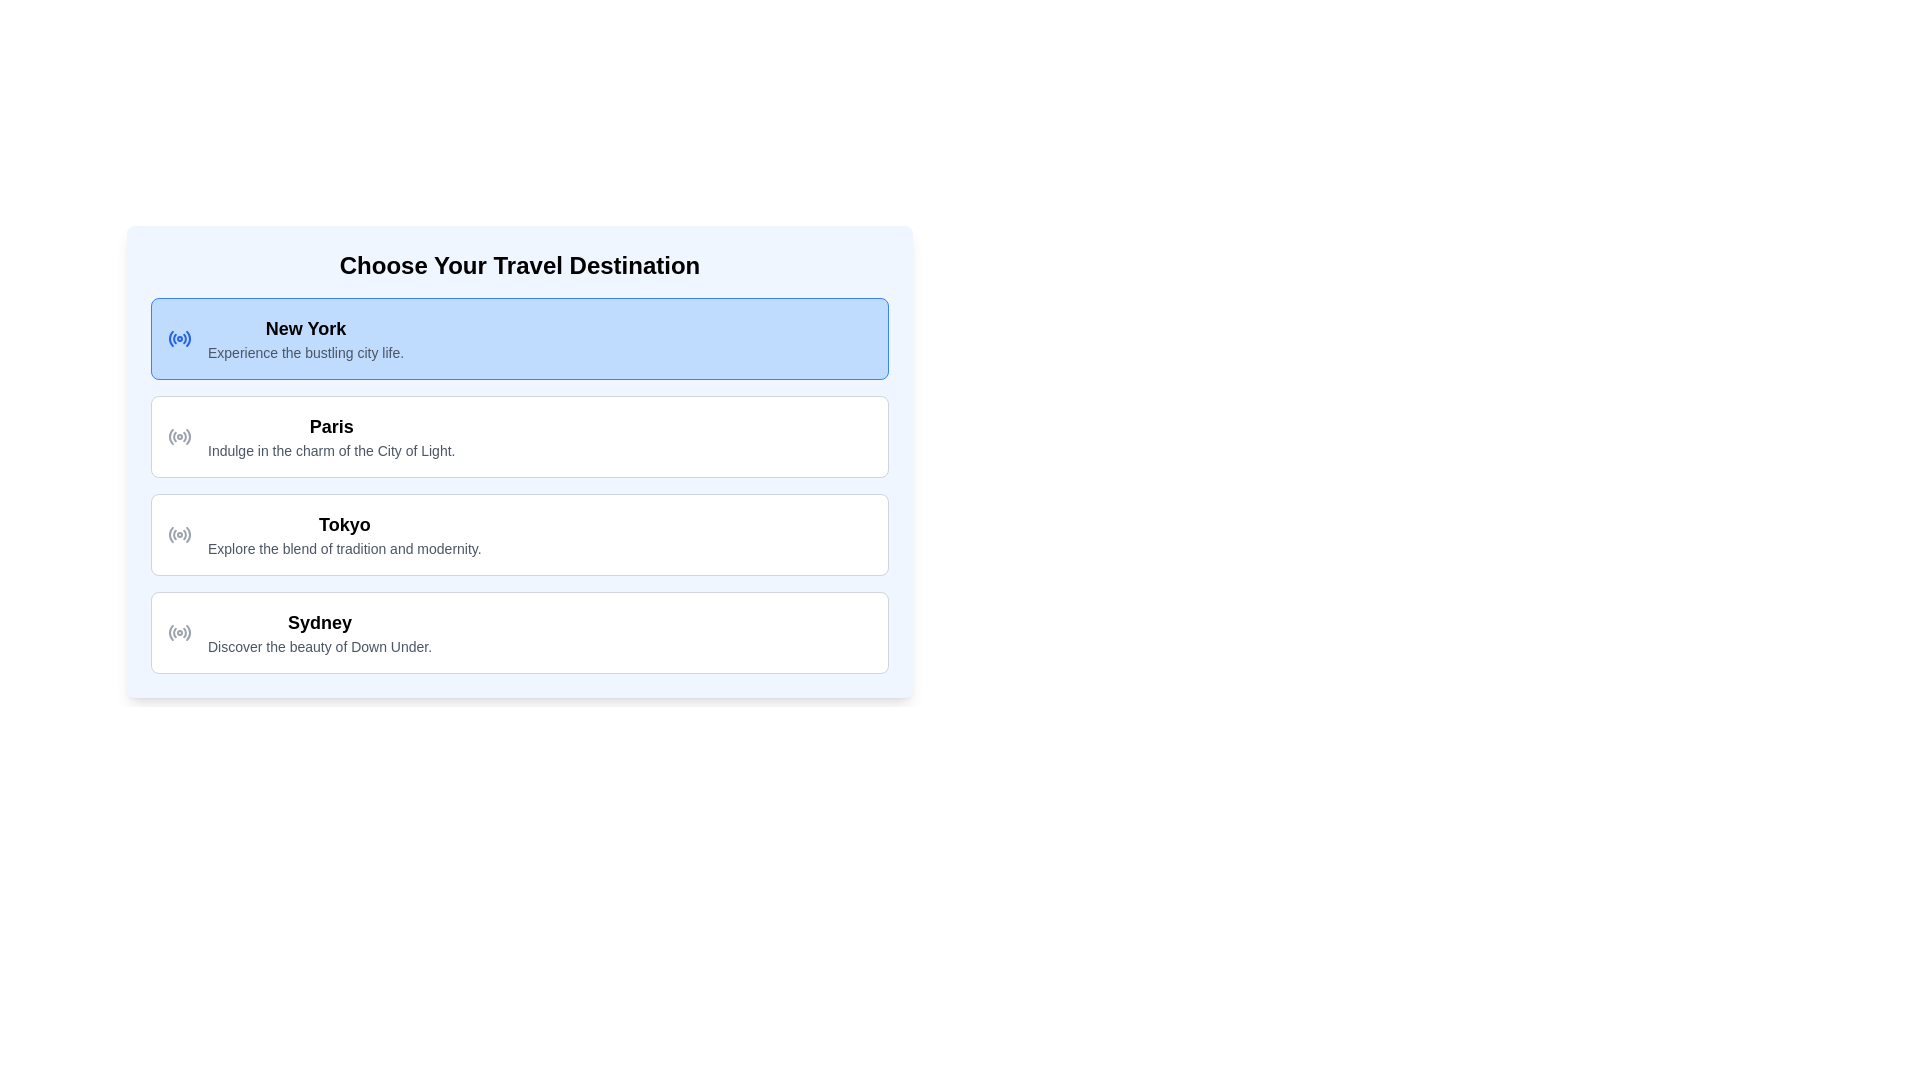 This screenshot has height=1080, width=1920. What do you see at coordinates (180, 338) in the screenshot?
I see `the blue circular radio icon with a radar-like design located on the far left of the 'New York' rectangle in the travel destinations list` at bounding box center [180, 338].